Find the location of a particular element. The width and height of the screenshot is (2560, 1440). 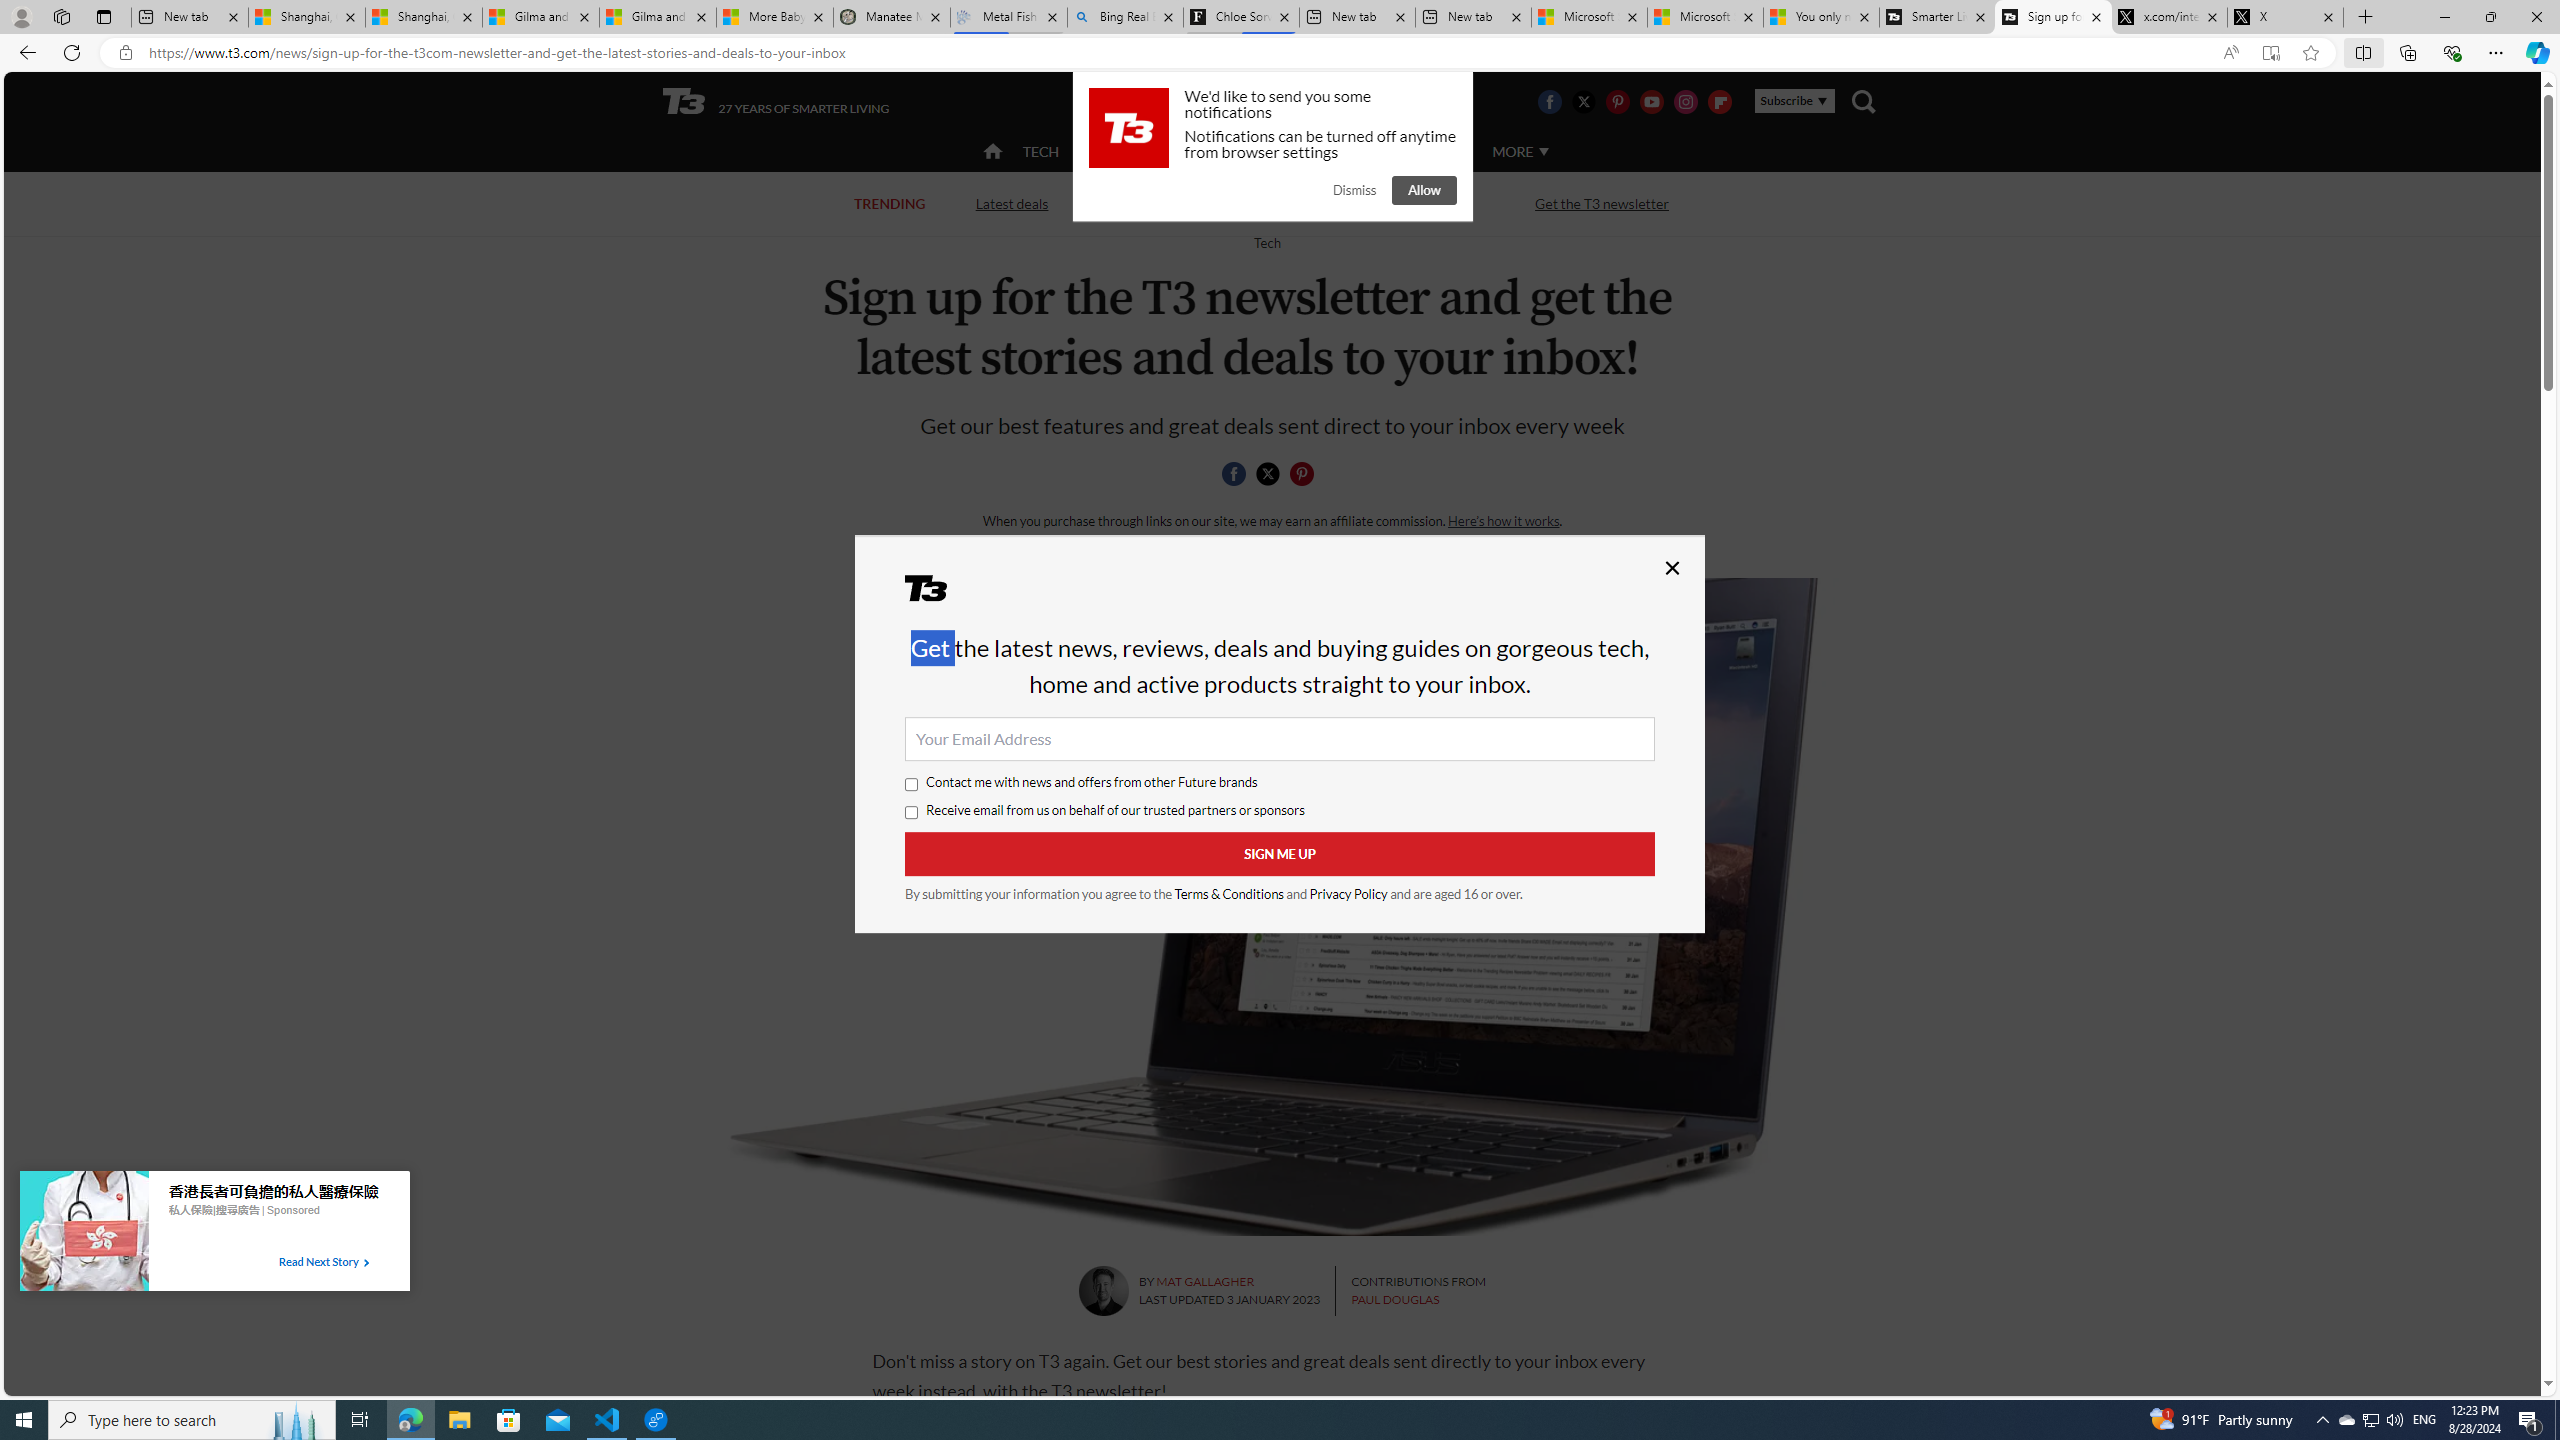

'Privacy Policy' is located at coordinates (1346, 893).